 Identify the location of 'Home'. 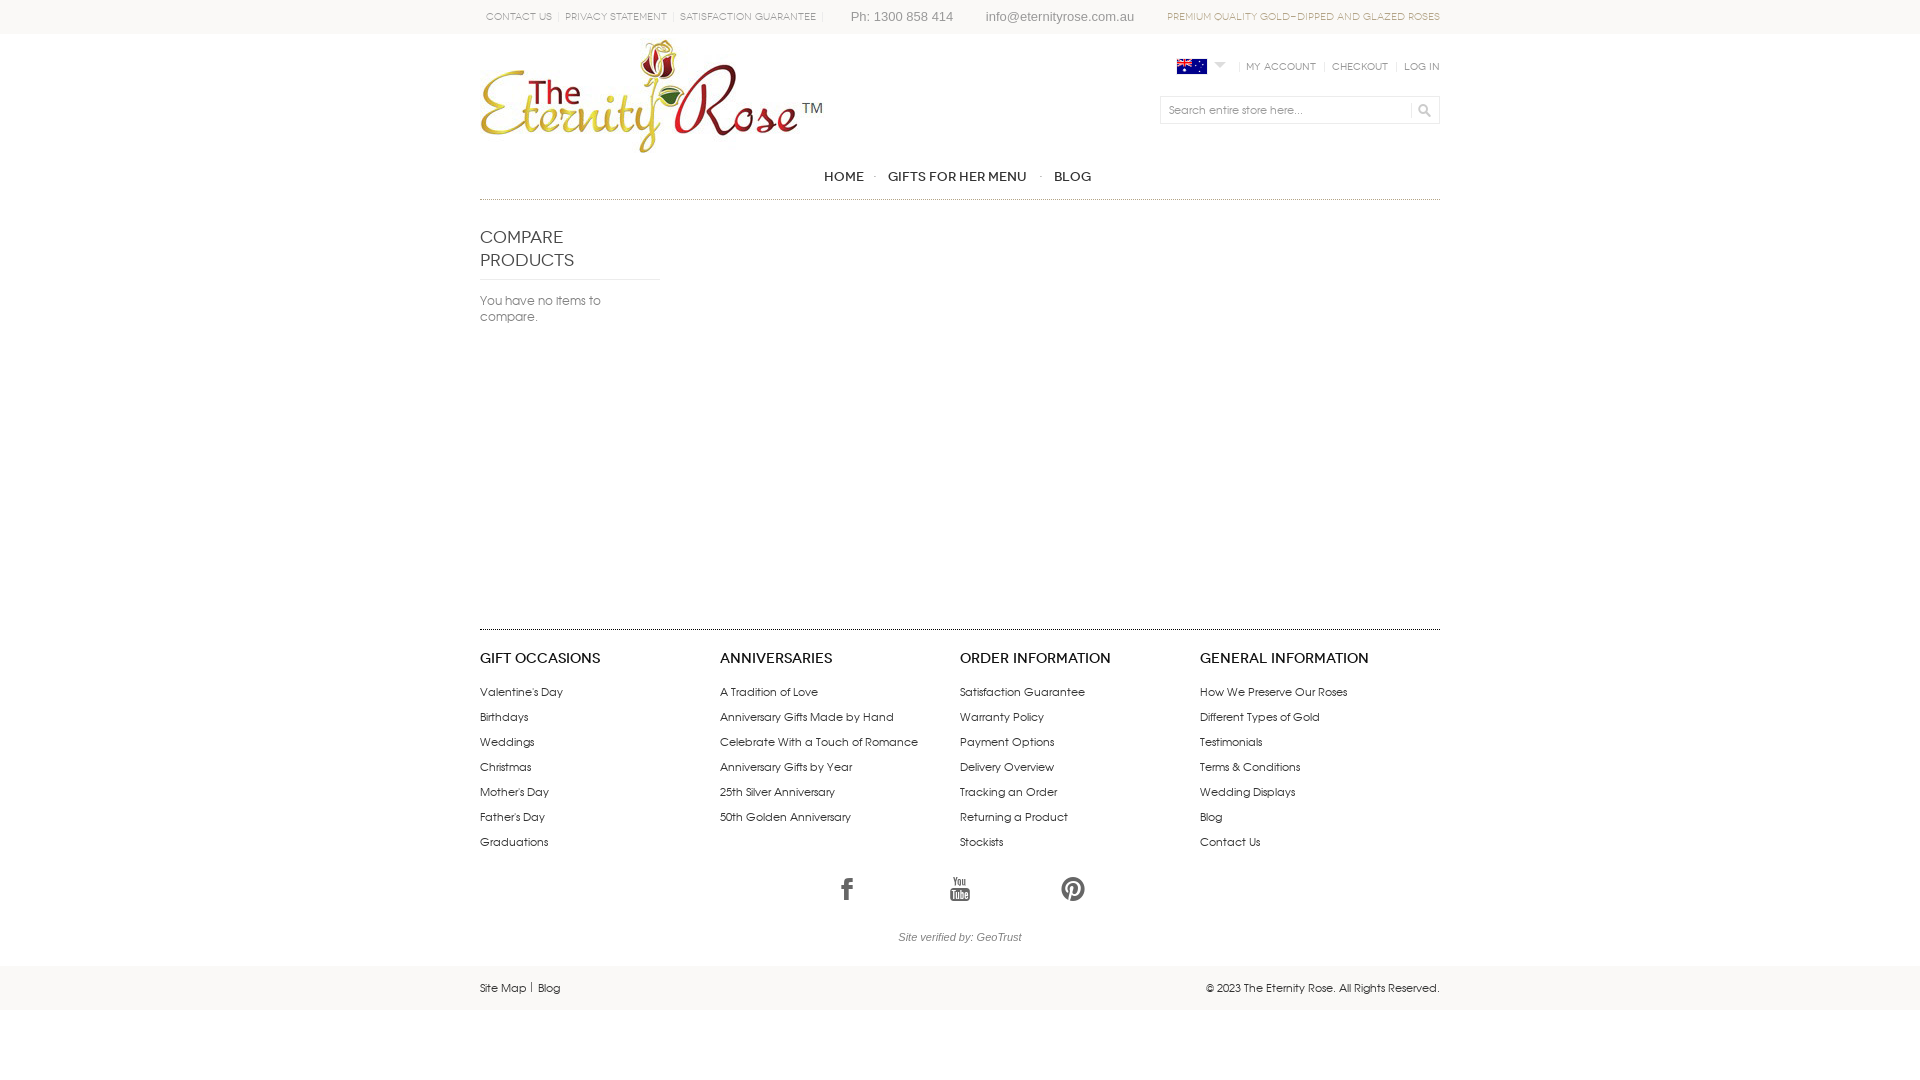
(846, 175).